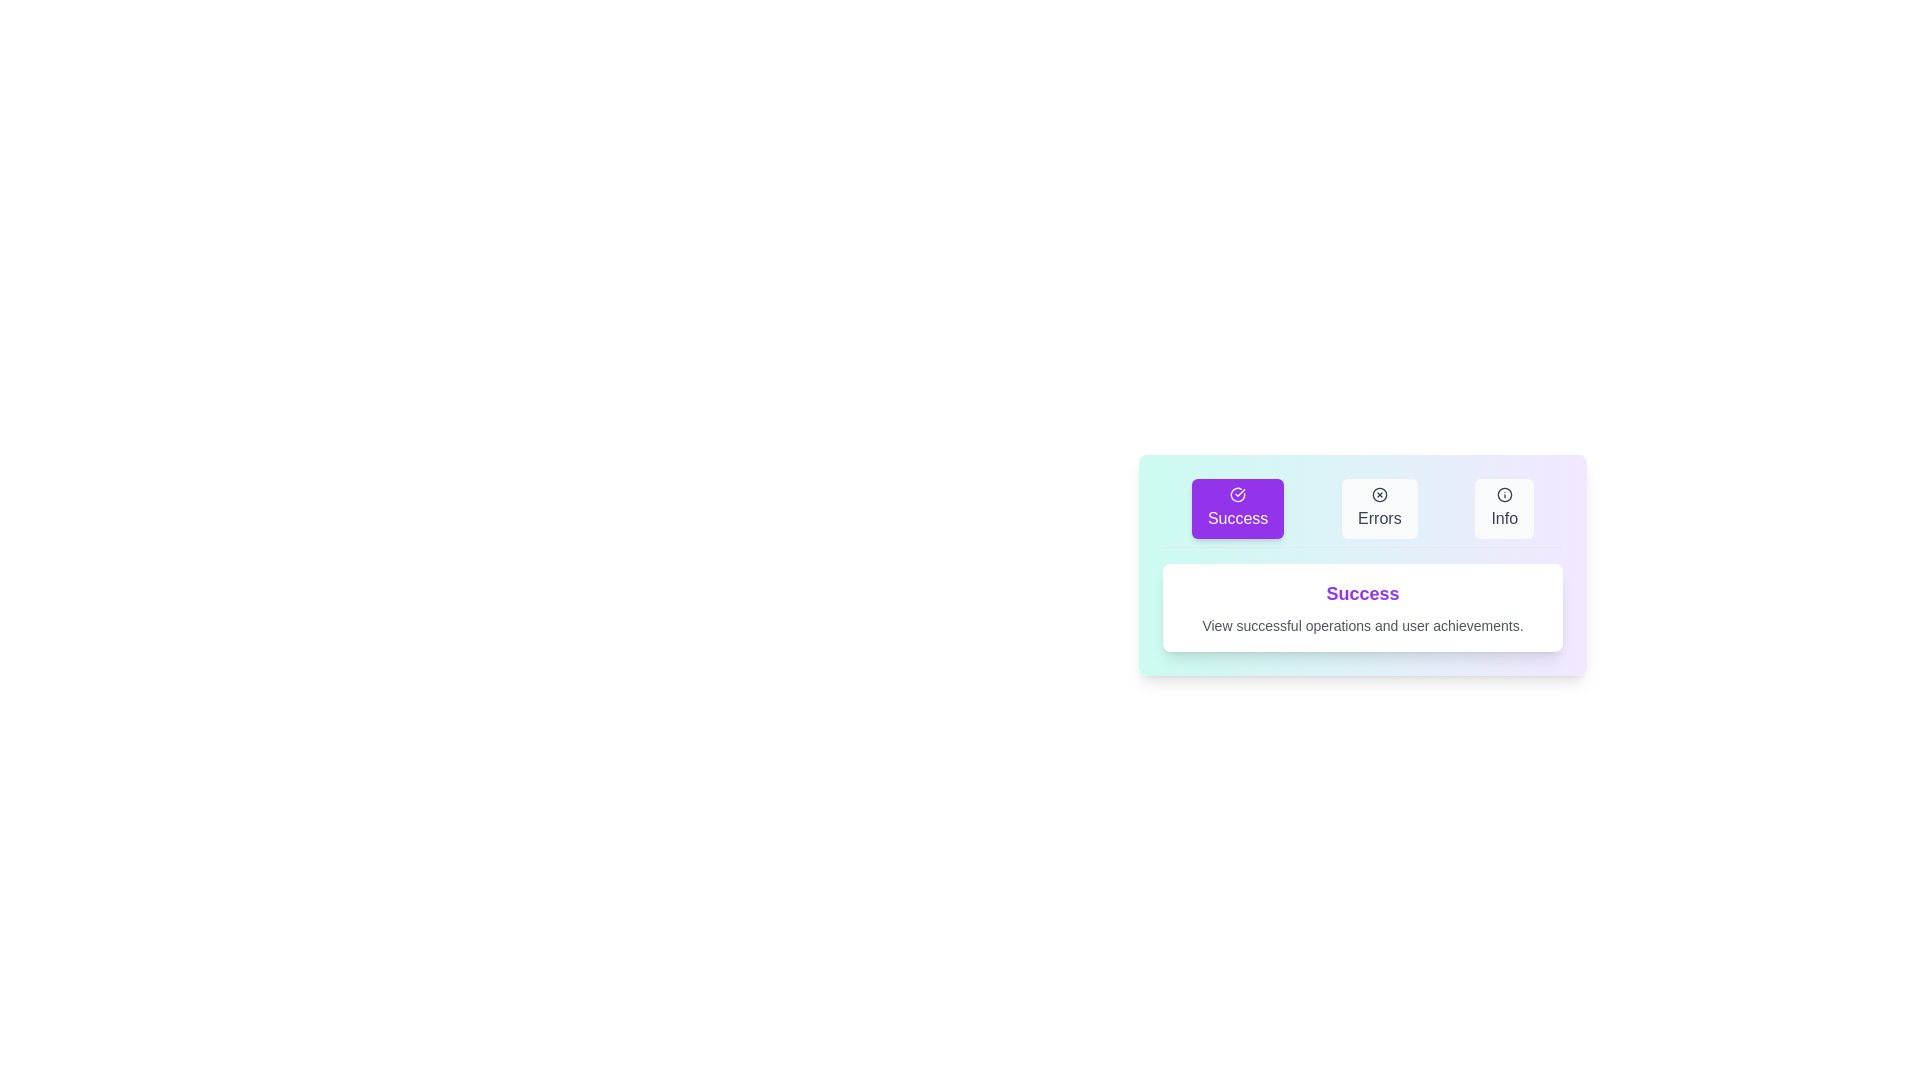 This screenshot has width=1920, height=1080. Describe the element at coordinates (1200, 615) in the screenshot. I see `the textual content 'View successful operations and user achievements.'` at that location.